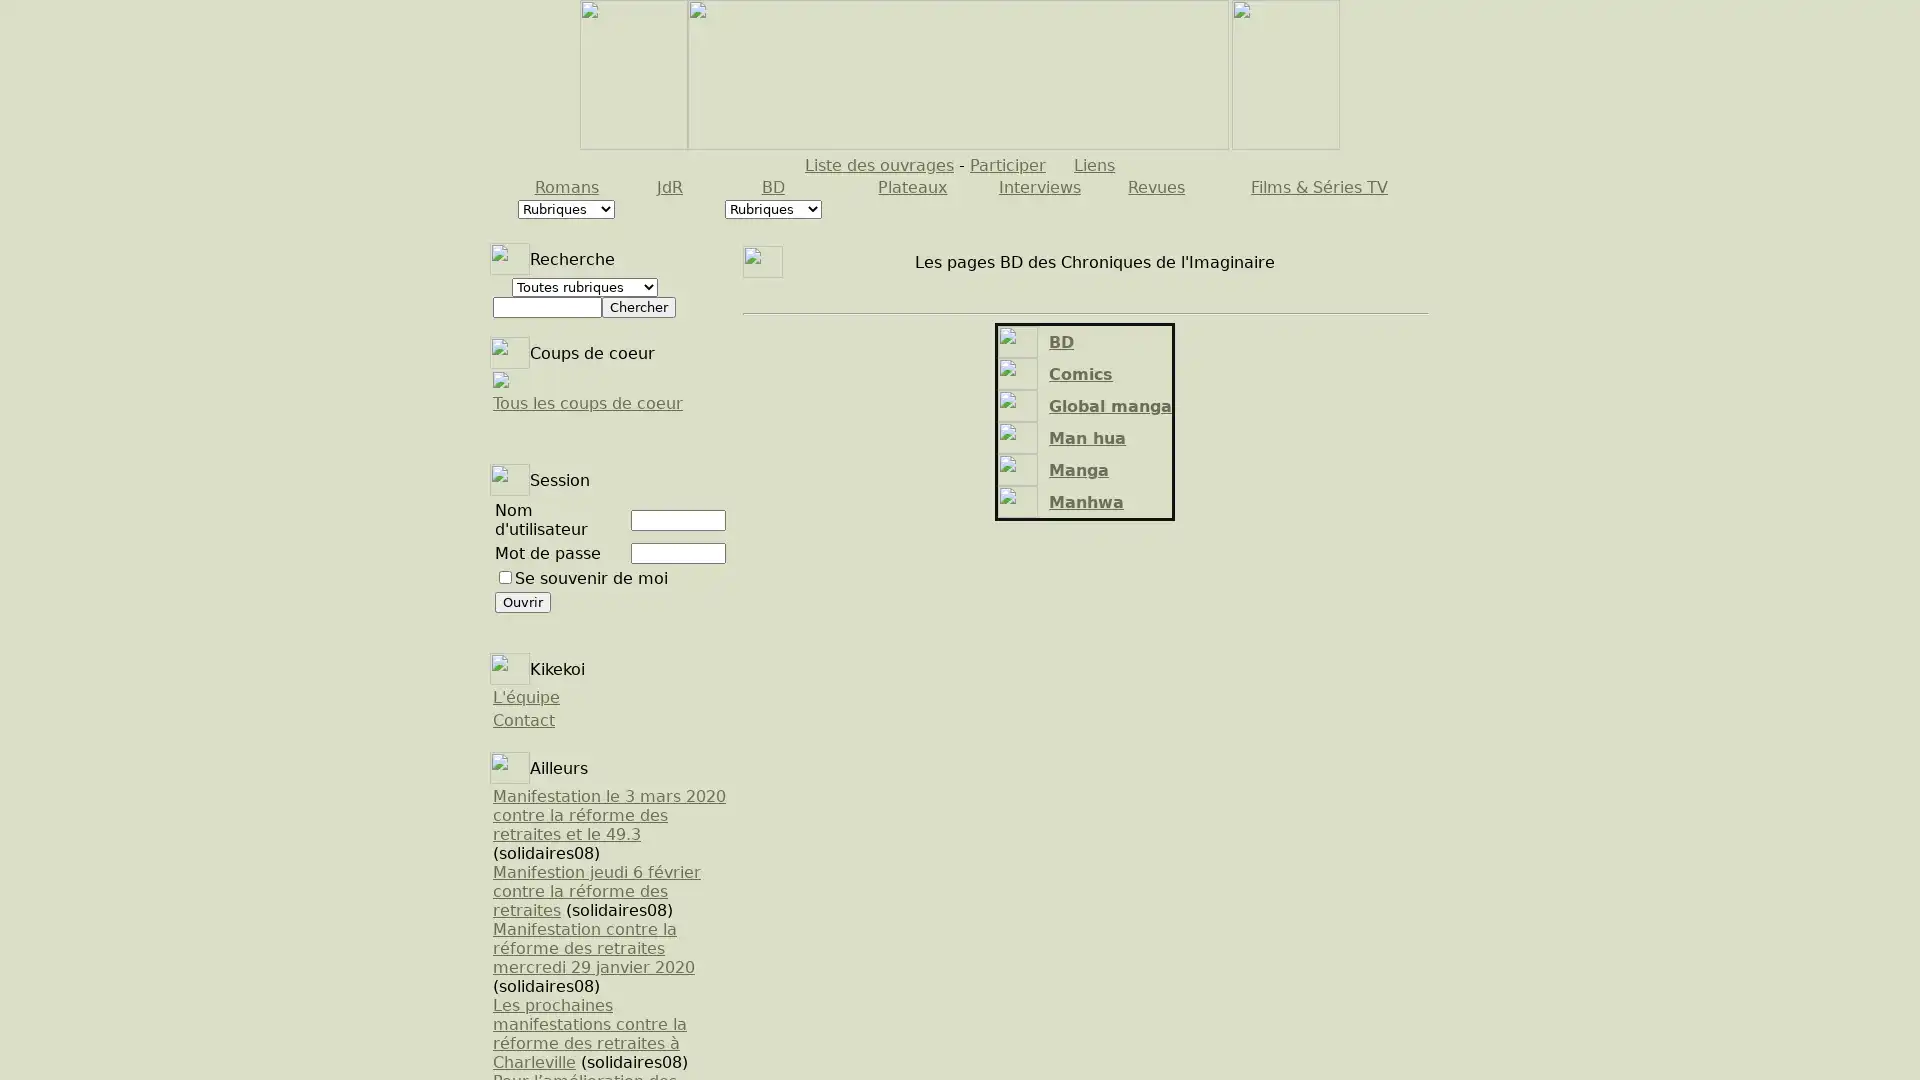 The width and height of the screenshot is (1920, 1080). I want to click on Chercher, so click(637, 307).